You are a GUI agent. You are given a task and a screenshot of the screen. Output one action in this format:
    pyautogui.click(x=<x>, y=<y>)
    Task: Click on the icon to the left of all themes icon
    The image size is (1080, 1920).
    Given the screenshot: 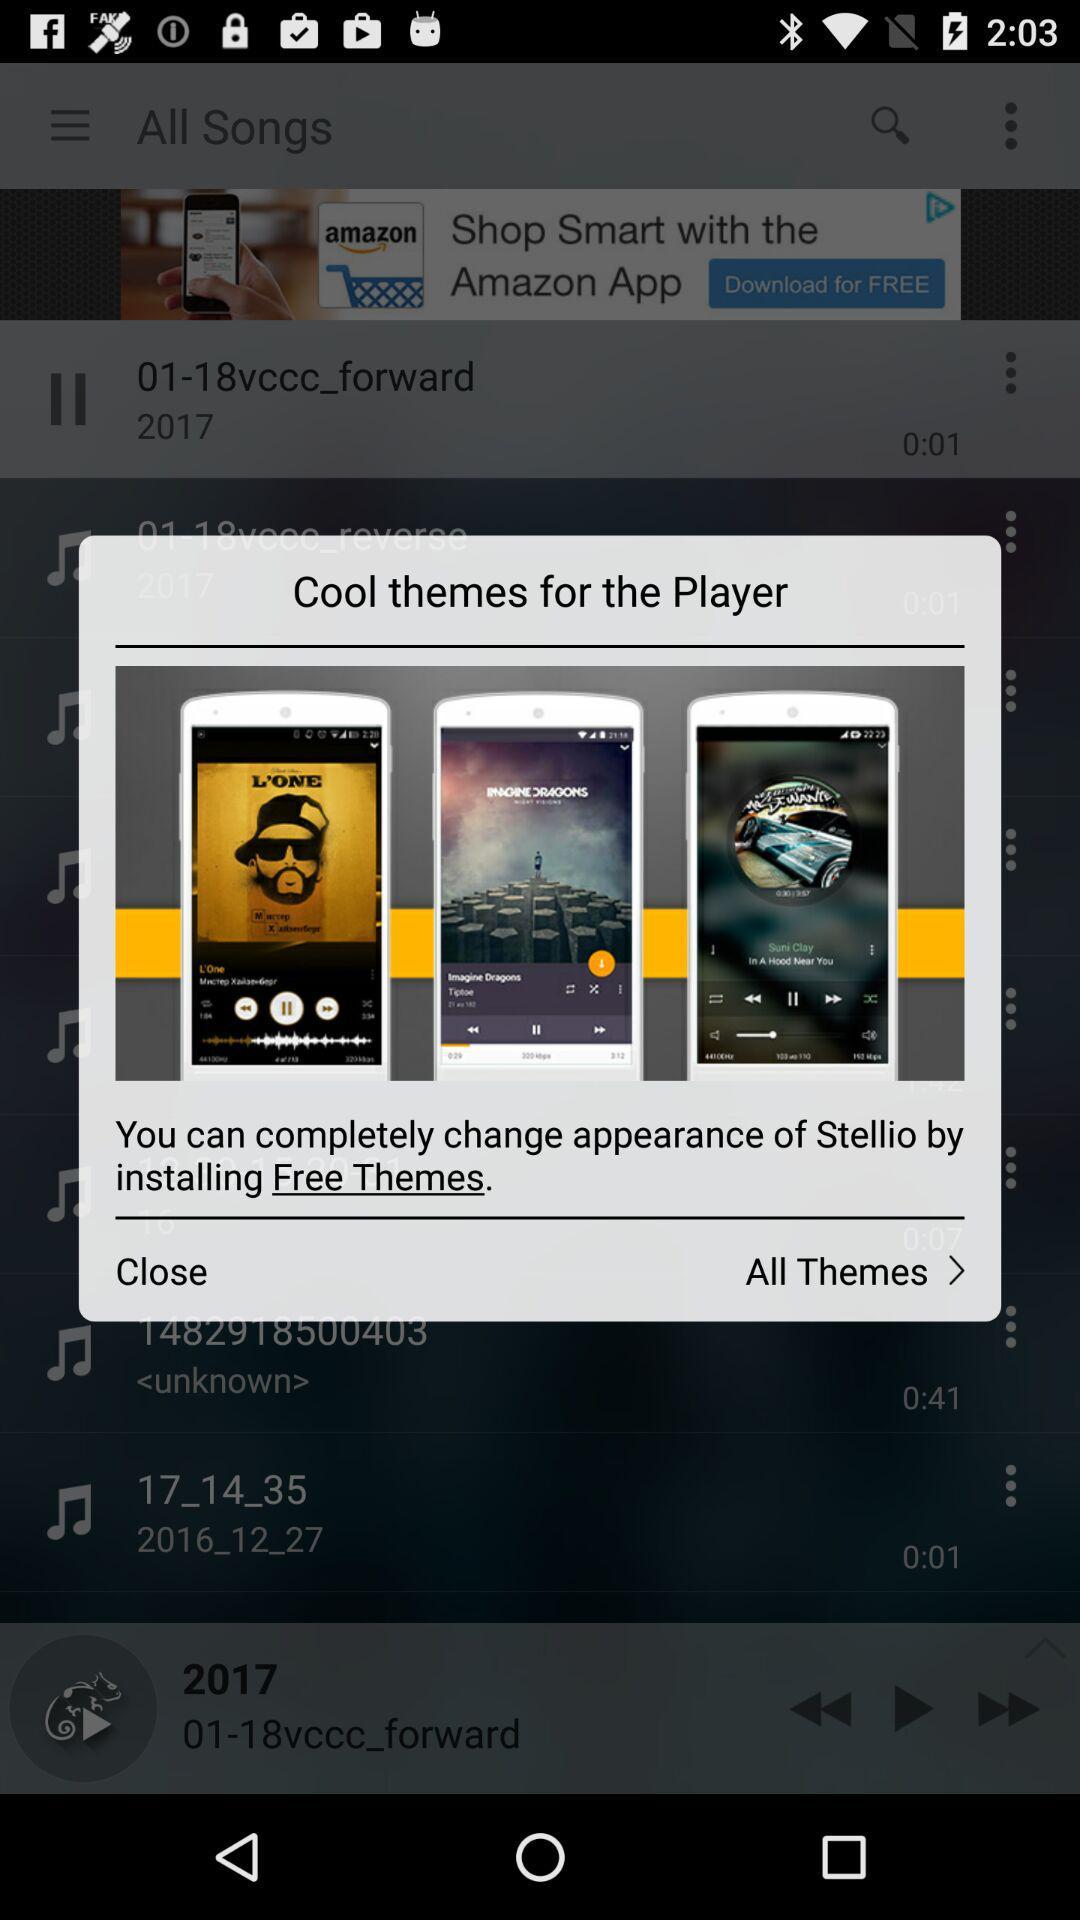 What is the action you would take?
    pyautogui.click(x=309, y=1269)
    